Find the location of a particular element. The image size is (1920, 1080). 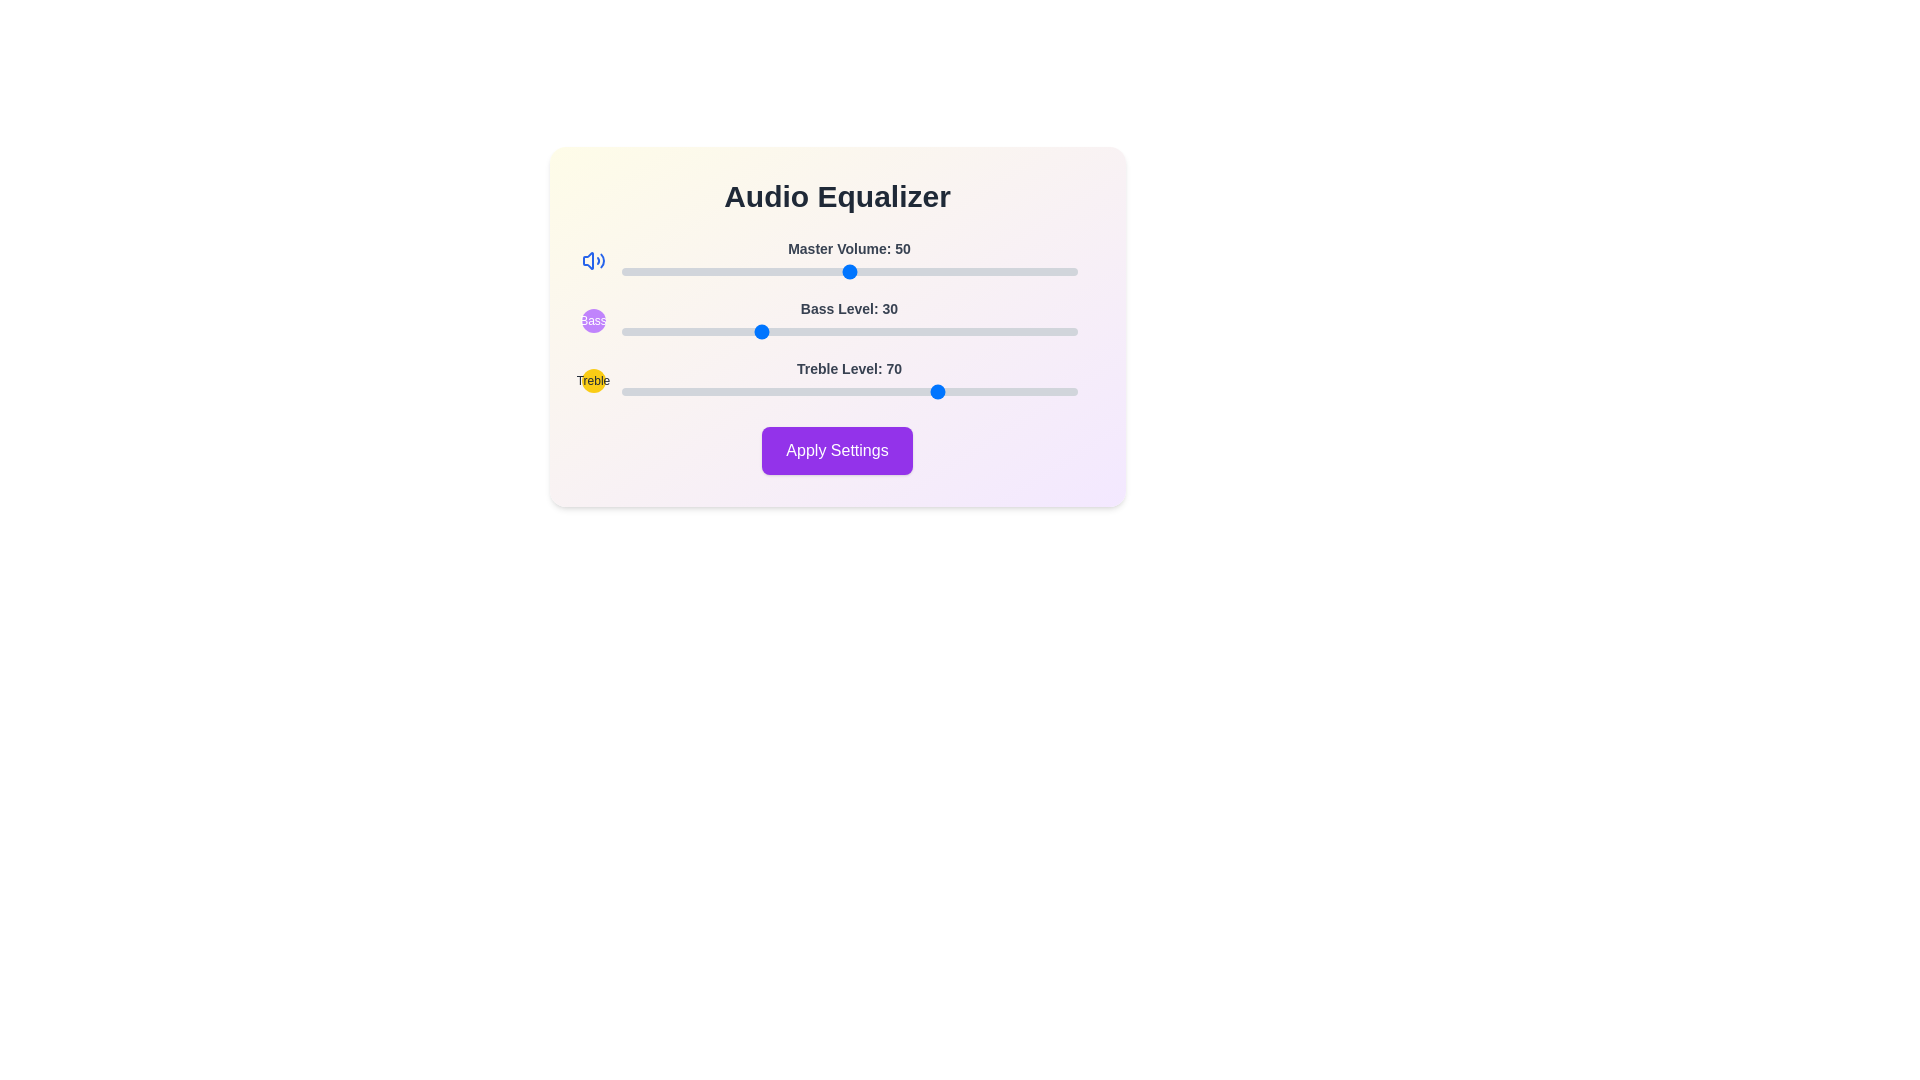

the bass level is located at coordinates (1049, 330).